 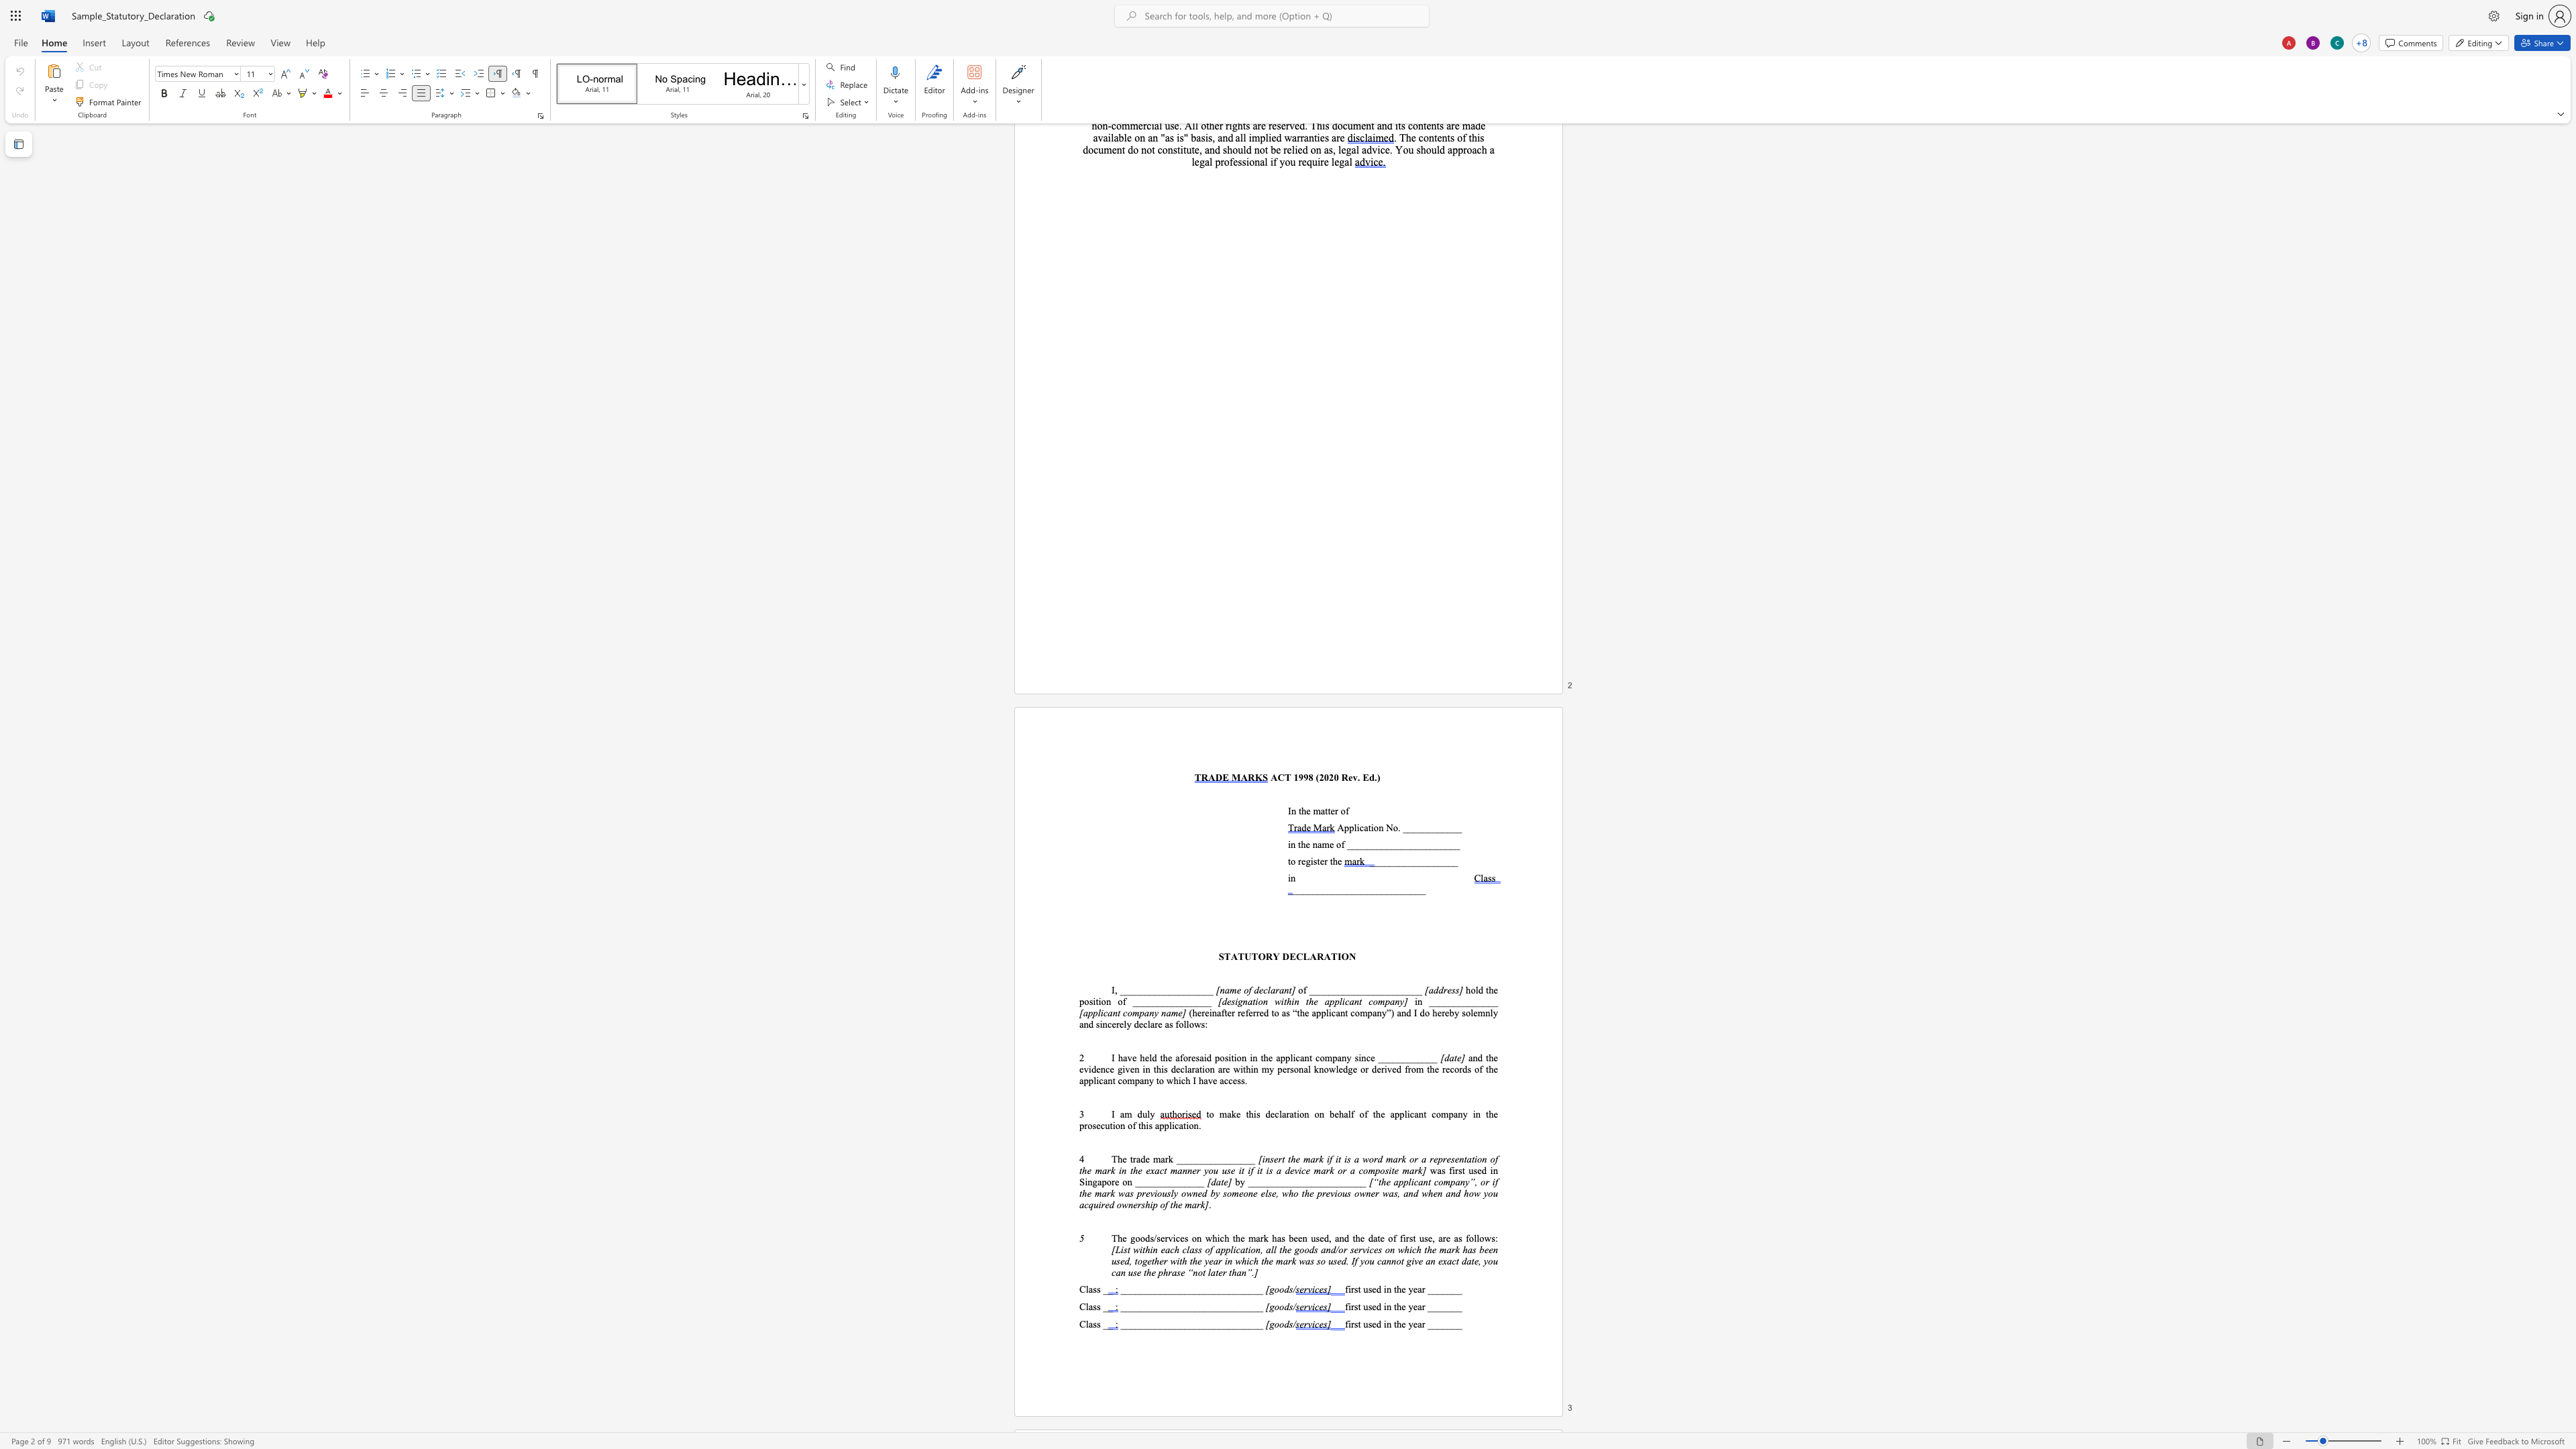 I want to click on the space between the continuous character "C" and "L" in the text, so click(x=1303, y=956).